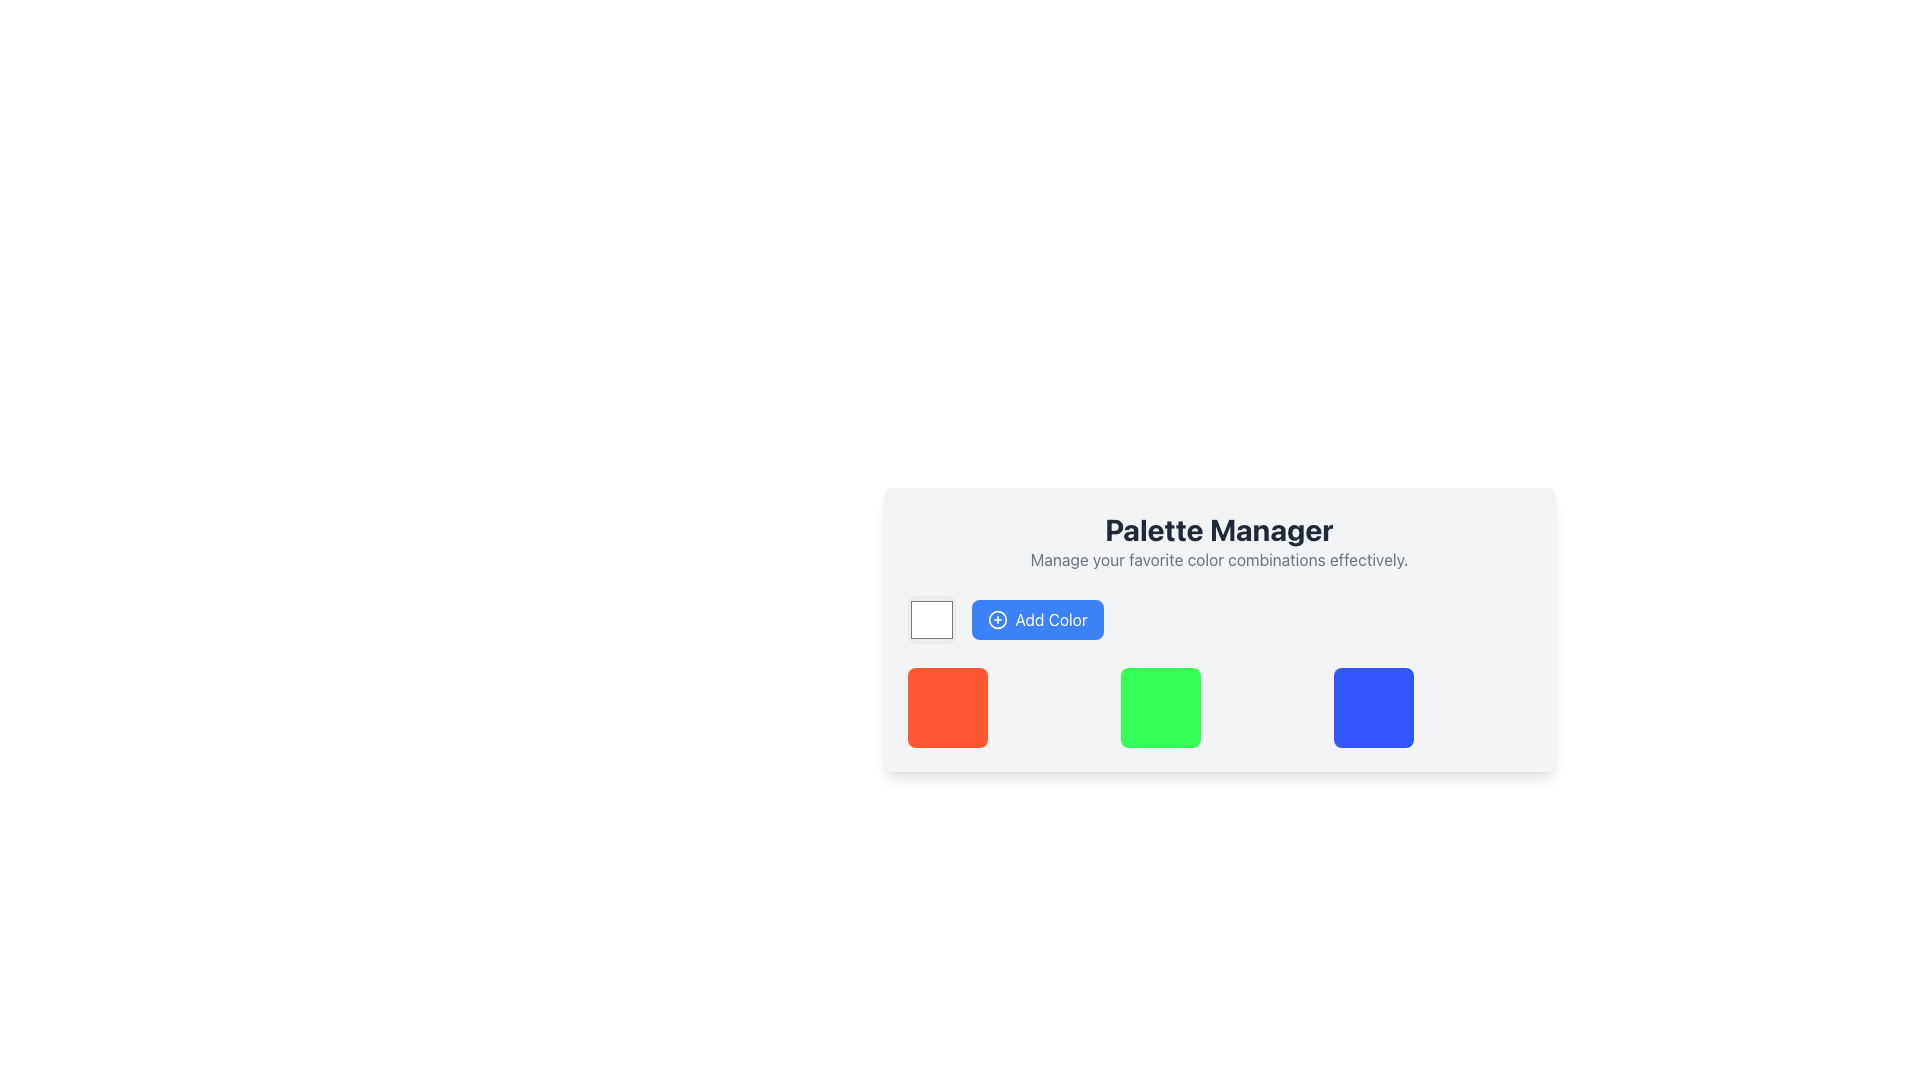 The image size is (1920, 1080). I want to click on the introductory text header and description block for the 'Palette Manager' feature, which is positioned at the upper center of a card with a white background and rounded corners, so click(1218, 542).